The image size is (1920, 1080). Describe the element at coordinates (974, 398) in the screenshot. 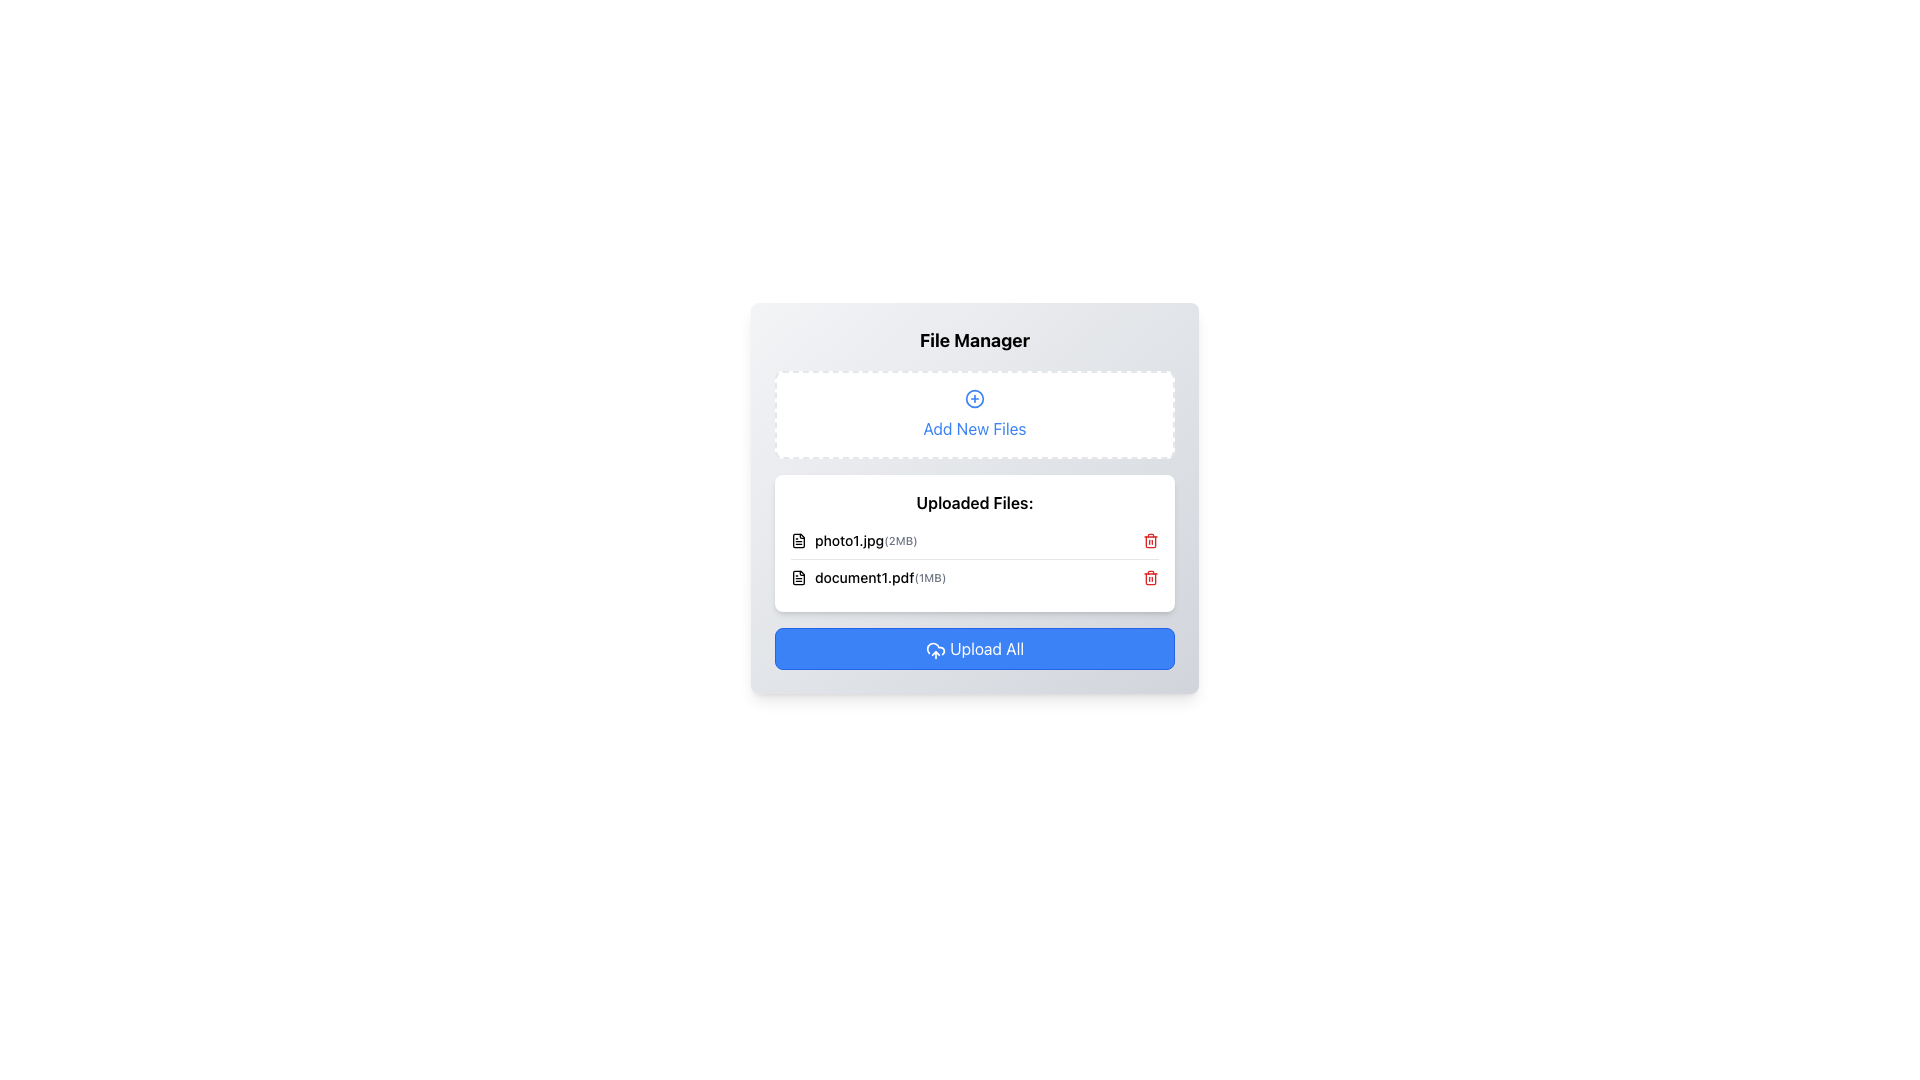

I see `the 'Add' icon located in the 'Add New Files' section, represented by a plus sign, which is centered horizontally and positioned near the top edge of the section` at that location.